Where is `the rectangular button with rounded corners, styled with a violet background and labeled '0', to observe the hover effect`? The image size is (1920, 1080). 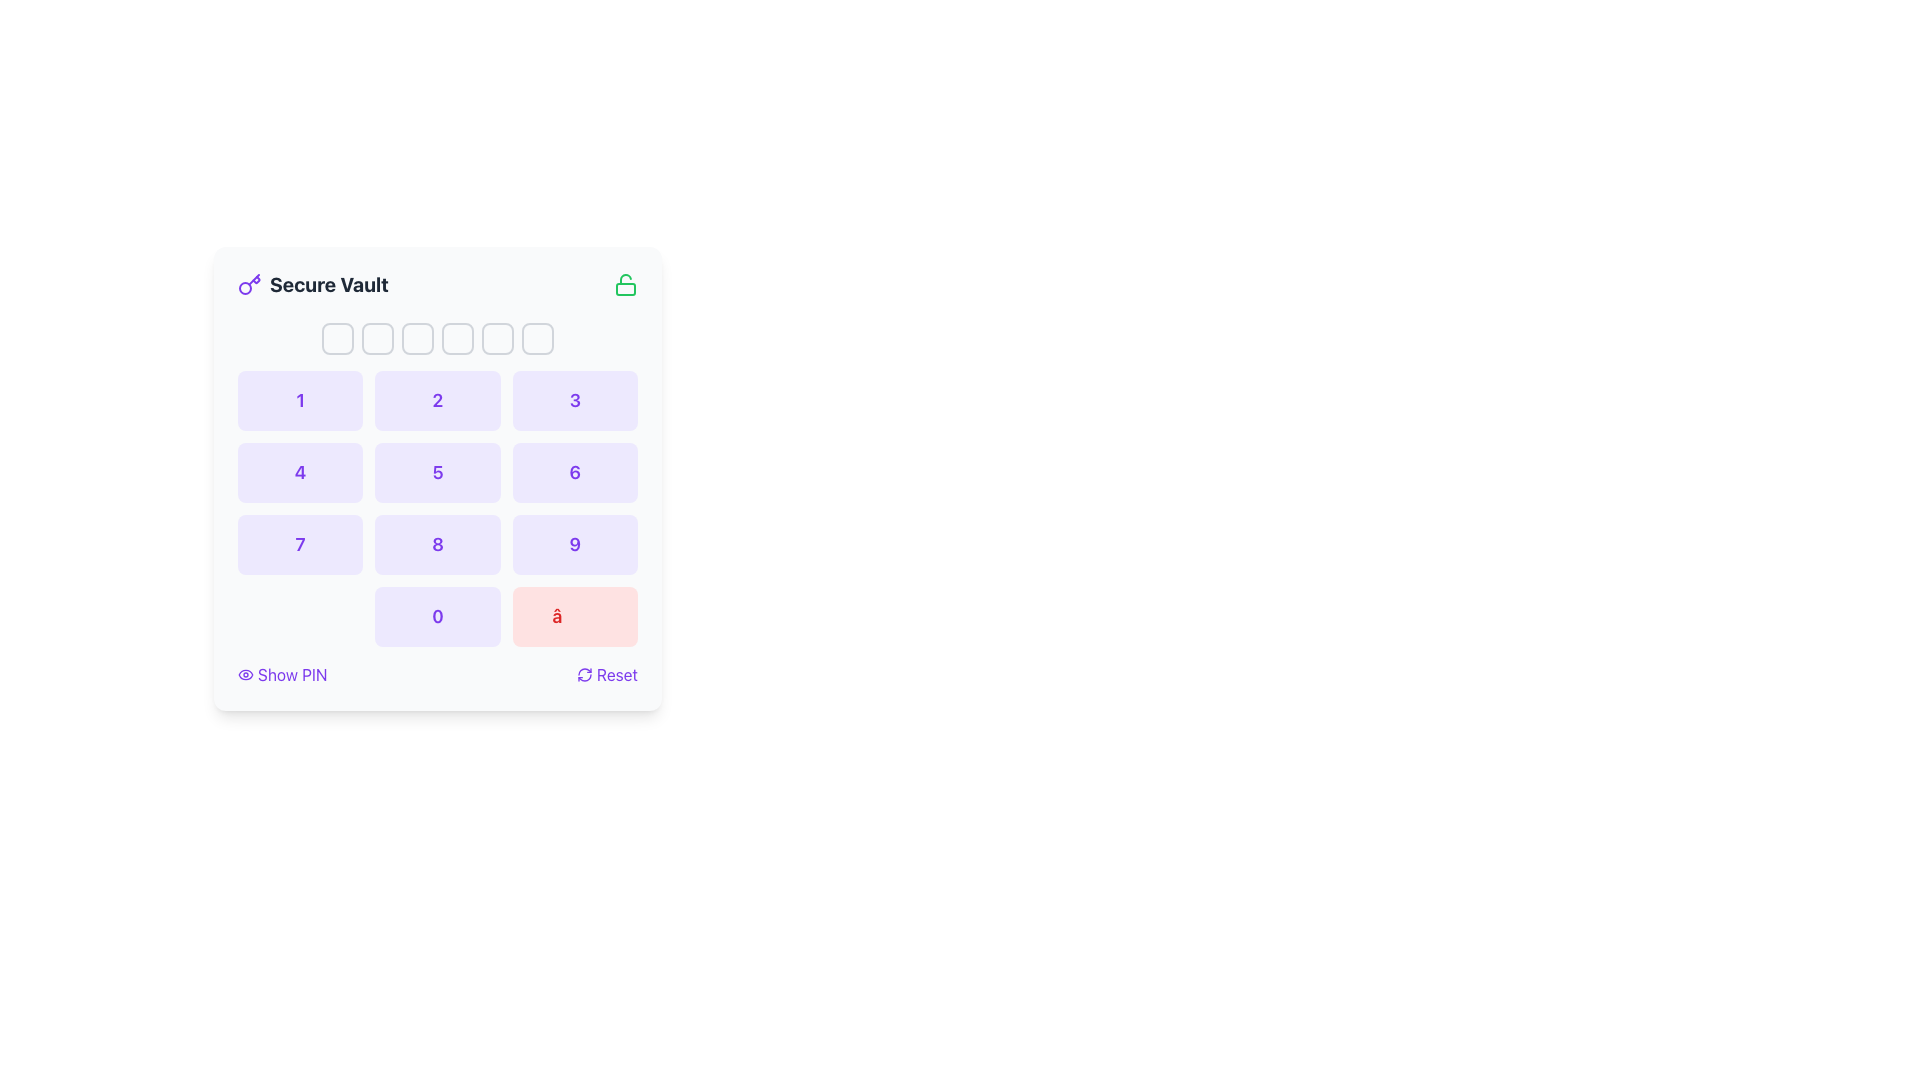
the rectangular button with rounded corners, styled with a violet background and labeled '0', to observe the hover effect is located at coordinates (436, 616).